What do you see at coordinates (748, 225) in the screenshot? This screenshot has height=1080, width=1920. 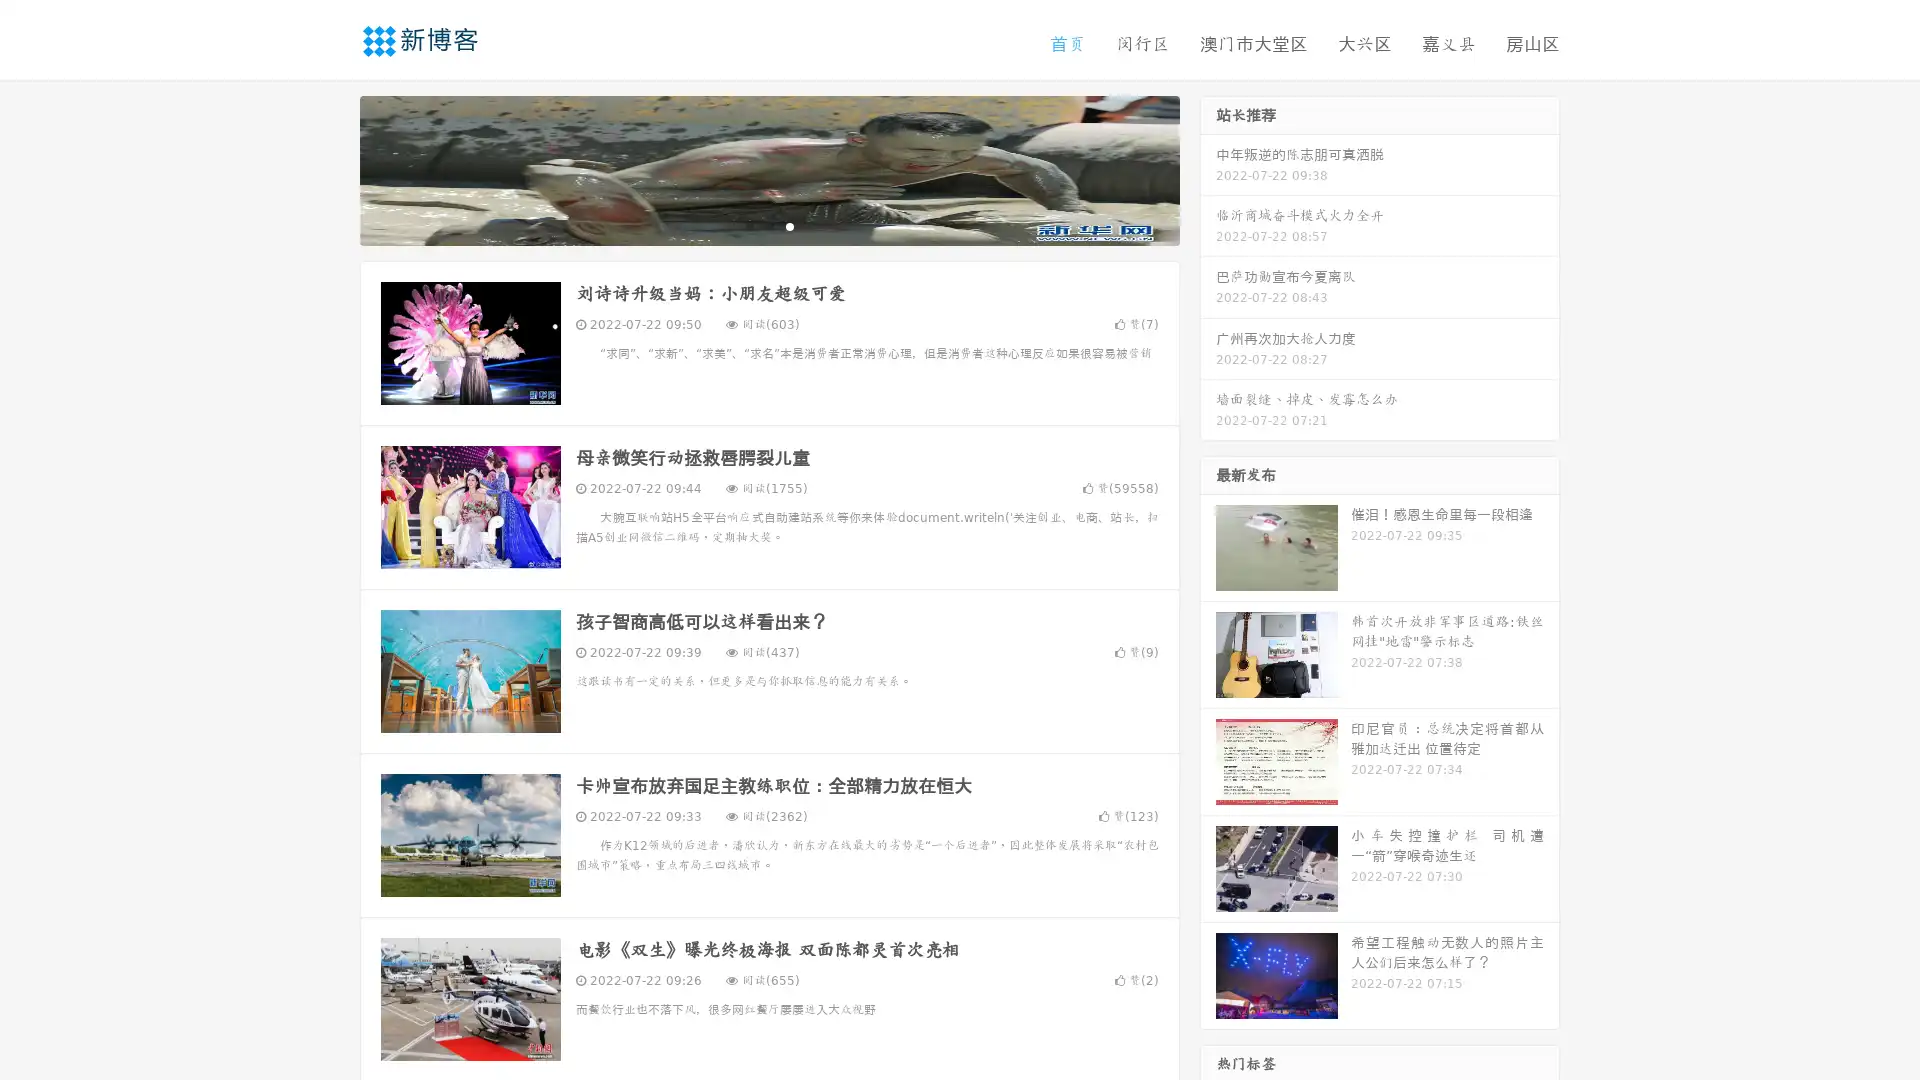 I see `Go to slide 1` at bounding box center [748, 225].